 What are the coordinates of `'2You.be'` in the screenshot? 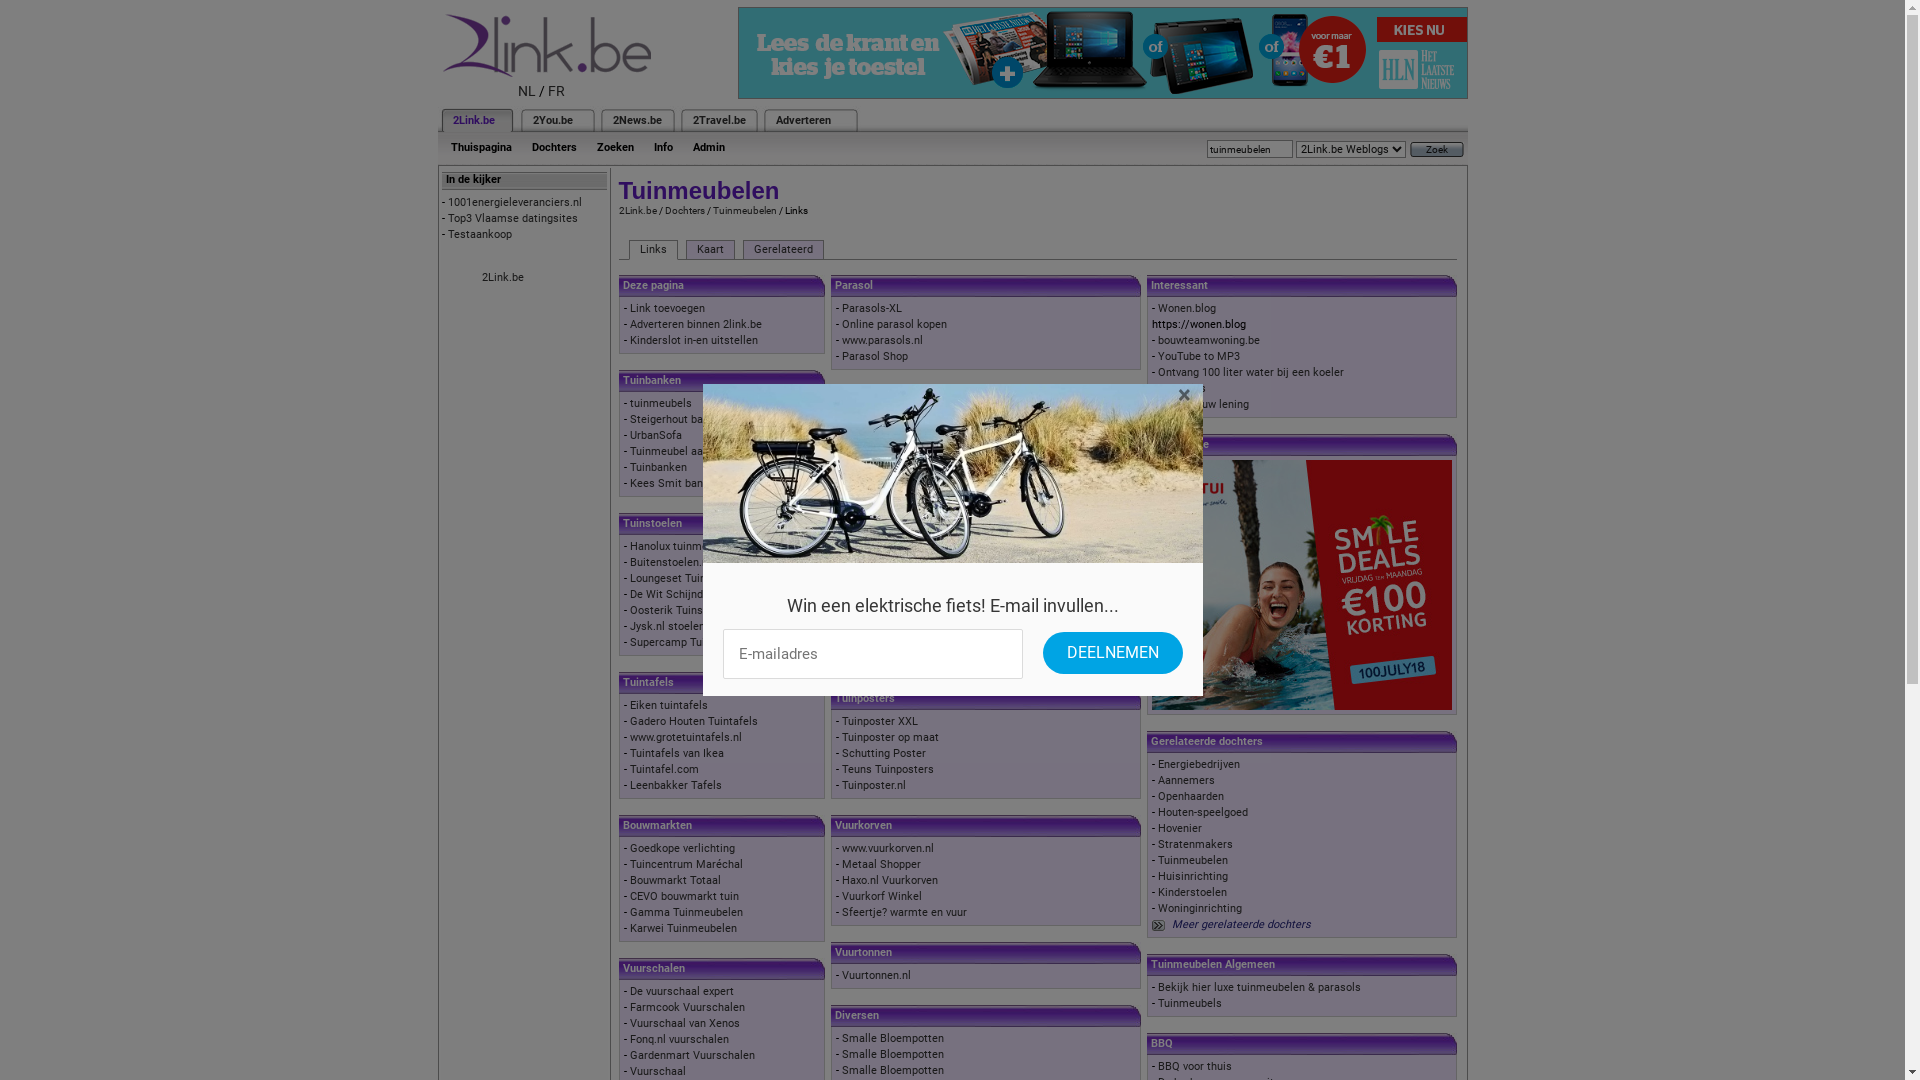 It's located at (552, 120).